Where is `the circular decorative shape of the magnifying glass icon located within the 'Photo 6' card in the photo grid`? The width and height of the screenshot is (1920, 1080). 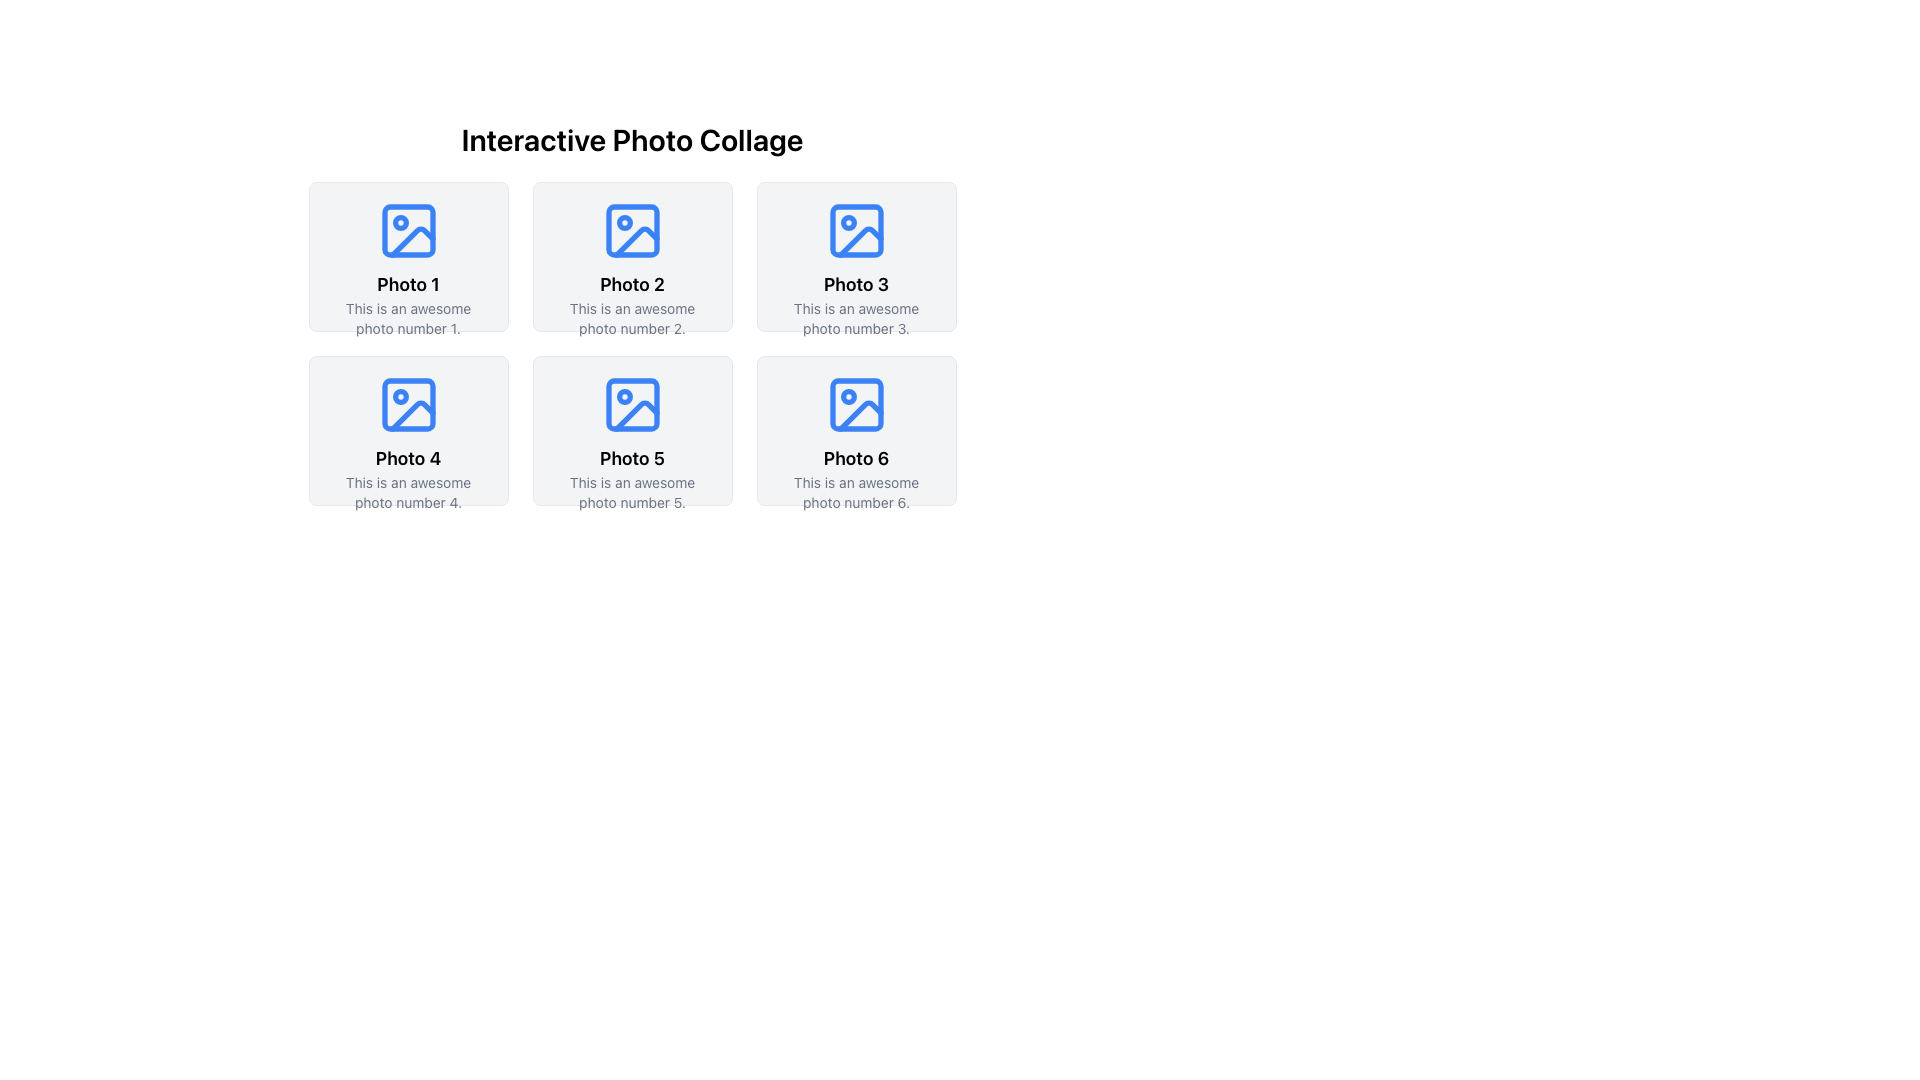
the circular decorative shape of the magnifying glass icon located within the 'Photo 6' card in the photo grid is located at coordinates (855, 429).